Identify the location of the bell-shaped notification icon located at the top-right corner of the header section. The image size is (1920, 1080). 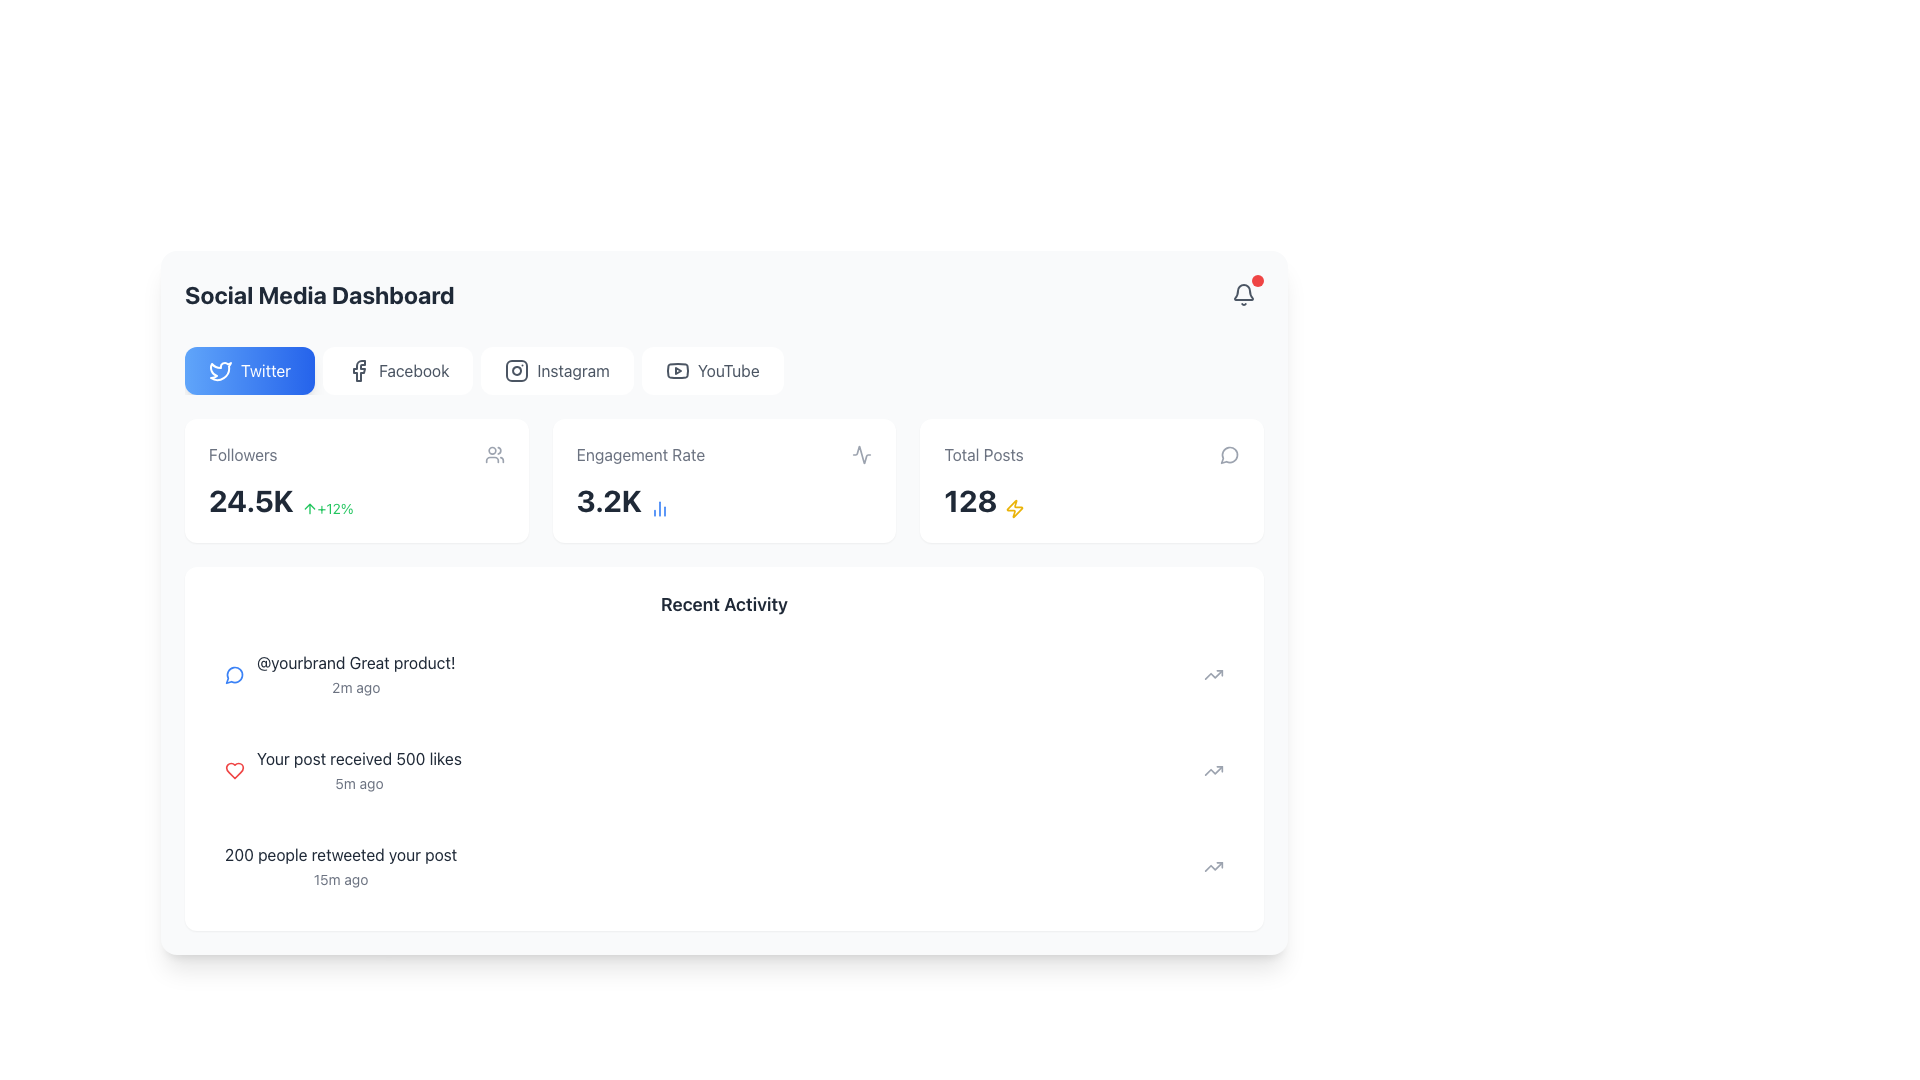
(1242, 294).